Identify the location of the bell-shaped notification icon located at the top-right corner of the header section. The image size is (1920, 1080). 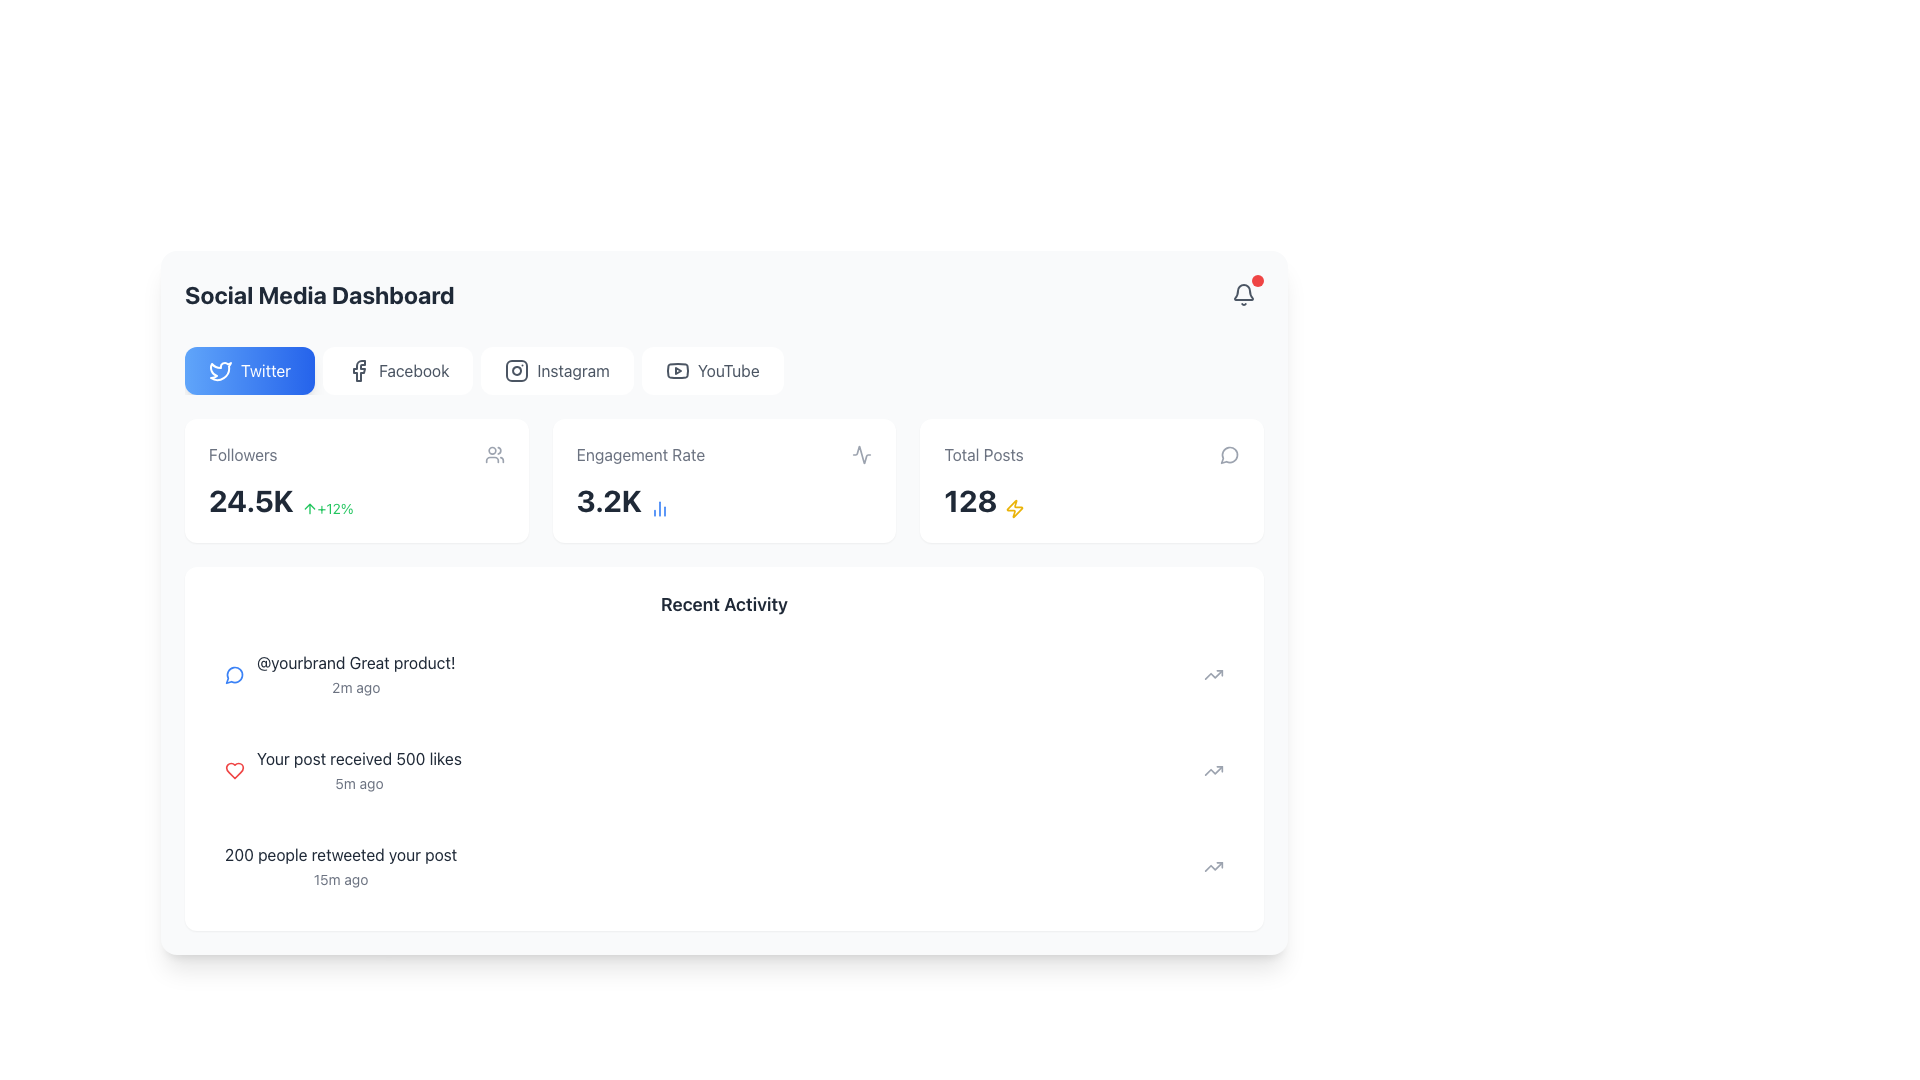
(1242, 294).